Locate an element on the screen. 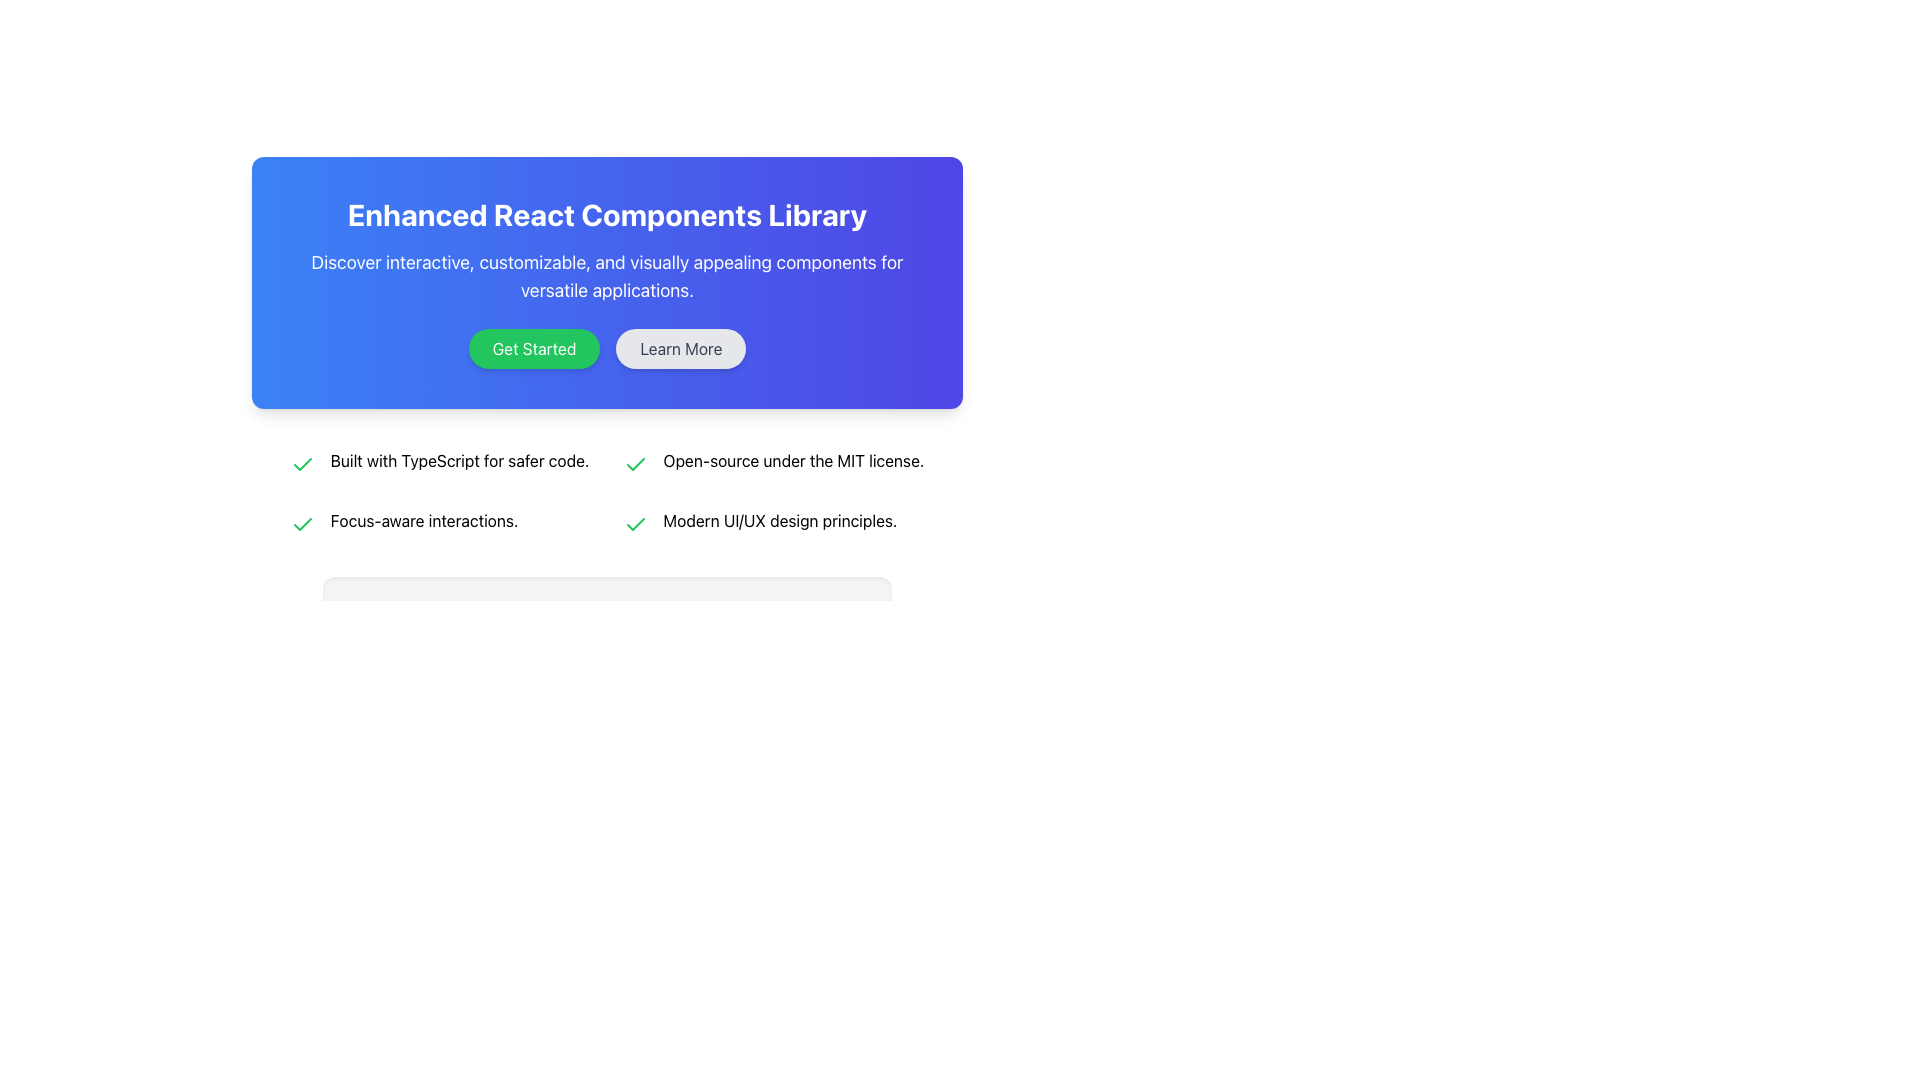 Image resolution: width=1920 pixels, height=1080 pixels. the green checkmark icon that symbolizes confirmed features, located next to the text 'Focus-aware interactions' in the vertical list of icons is located at coordinates (301, 464).